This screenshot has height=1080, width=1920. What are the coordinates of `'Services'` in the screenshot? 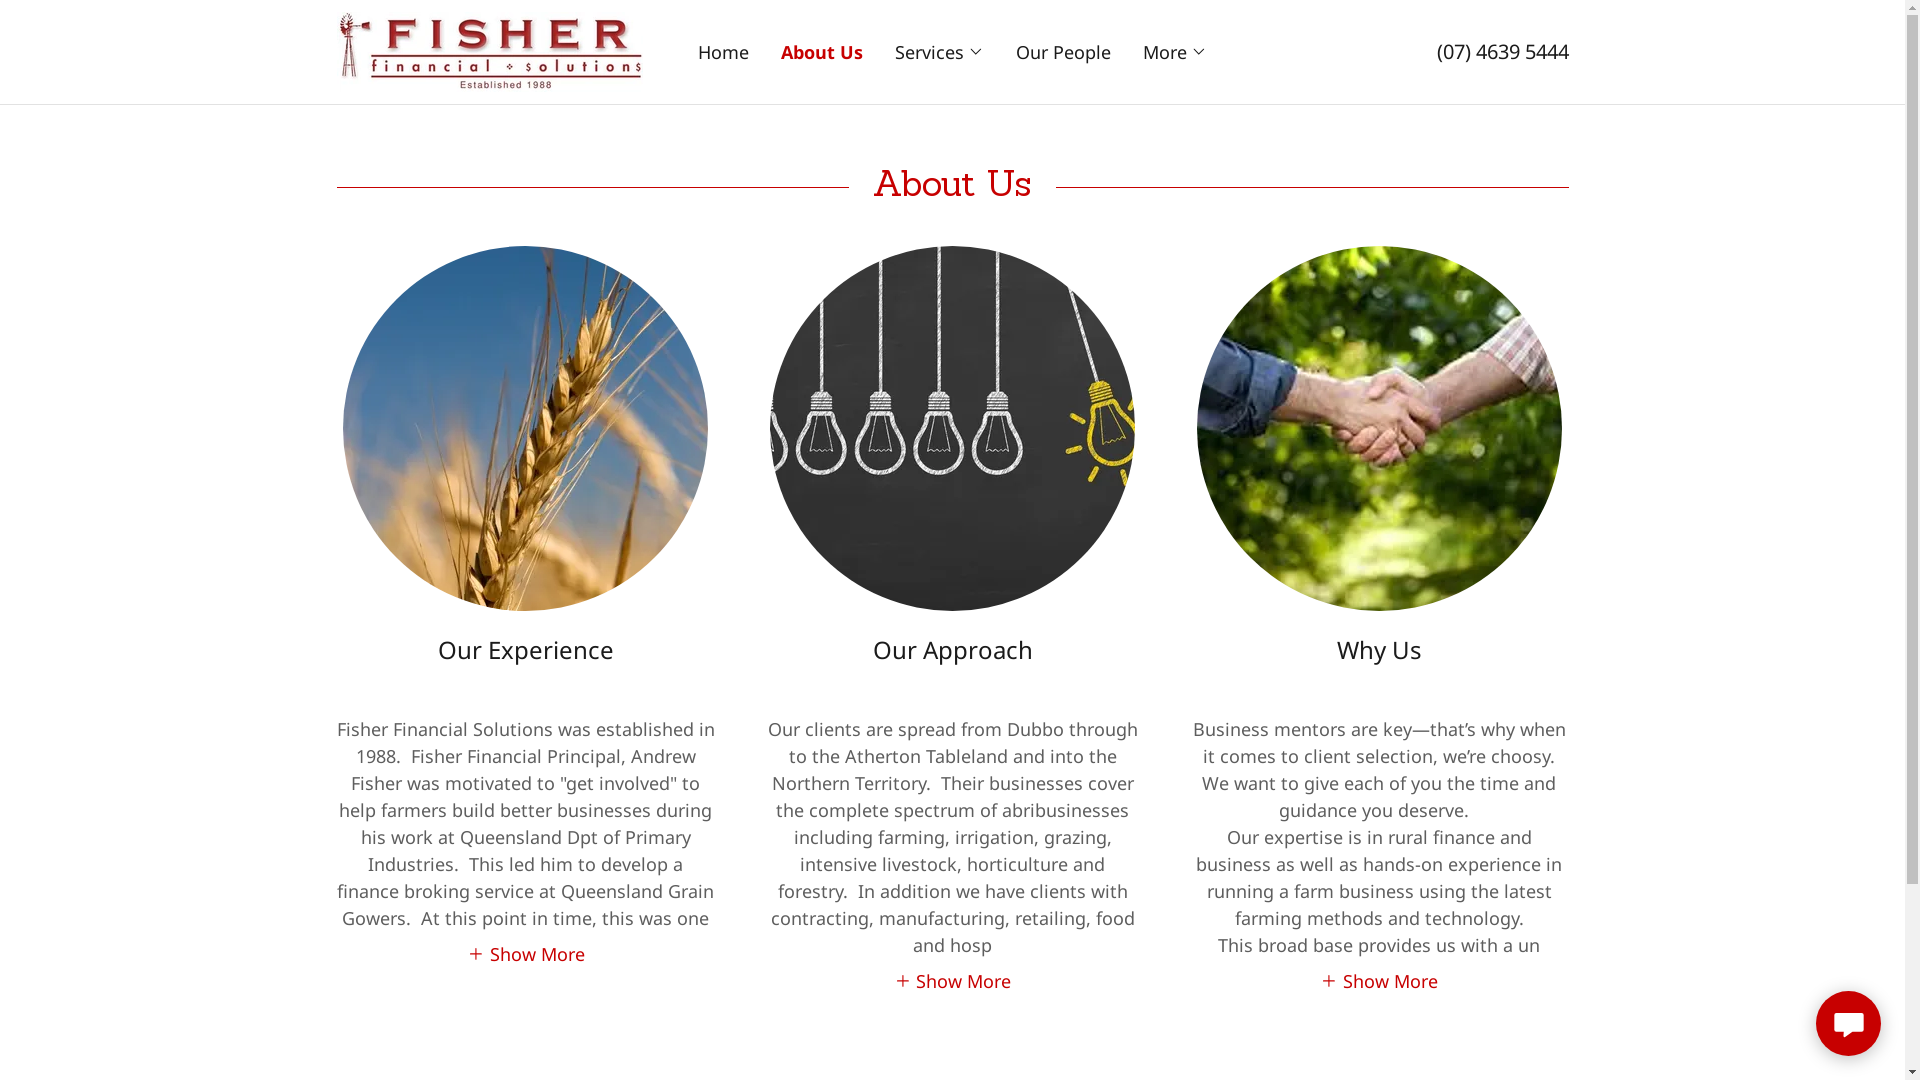 It's located at (938, 50).